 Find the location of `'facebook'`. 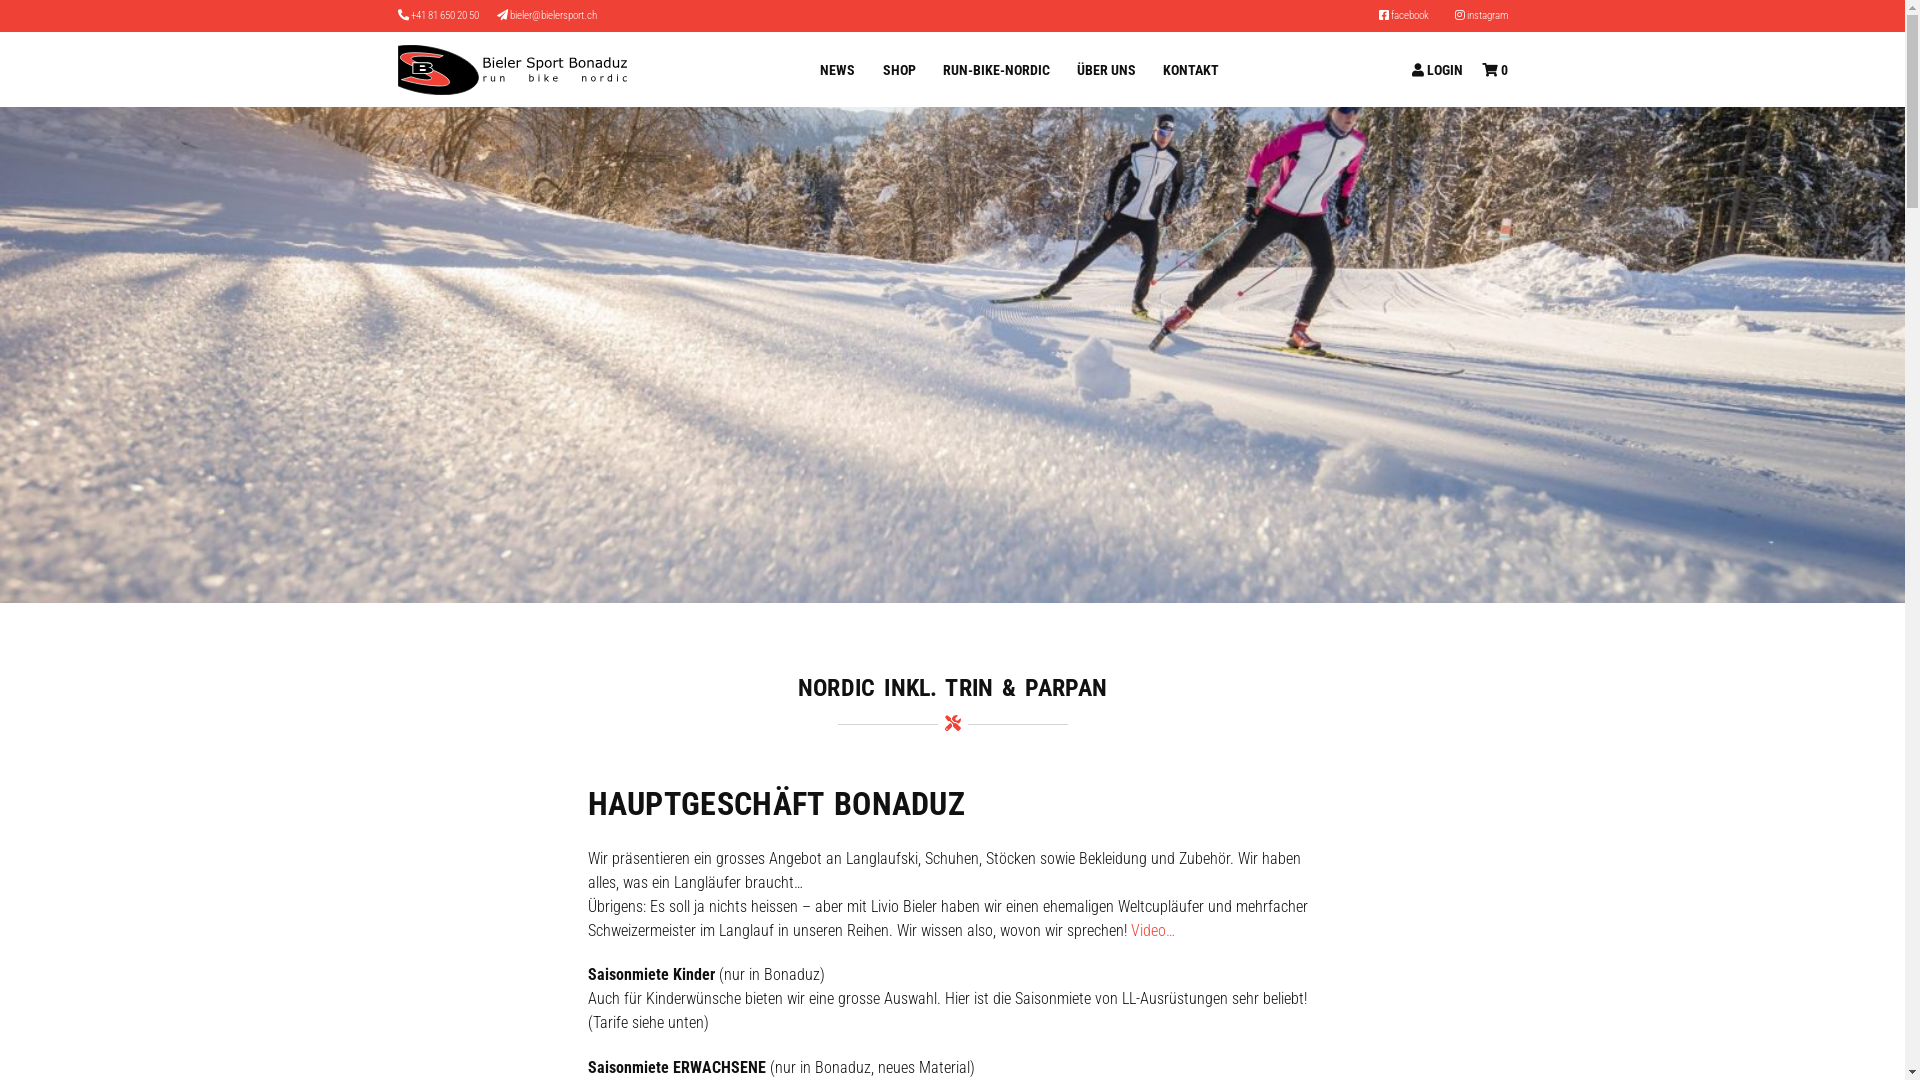

'facebook' is located at coordinates (1401, 15).